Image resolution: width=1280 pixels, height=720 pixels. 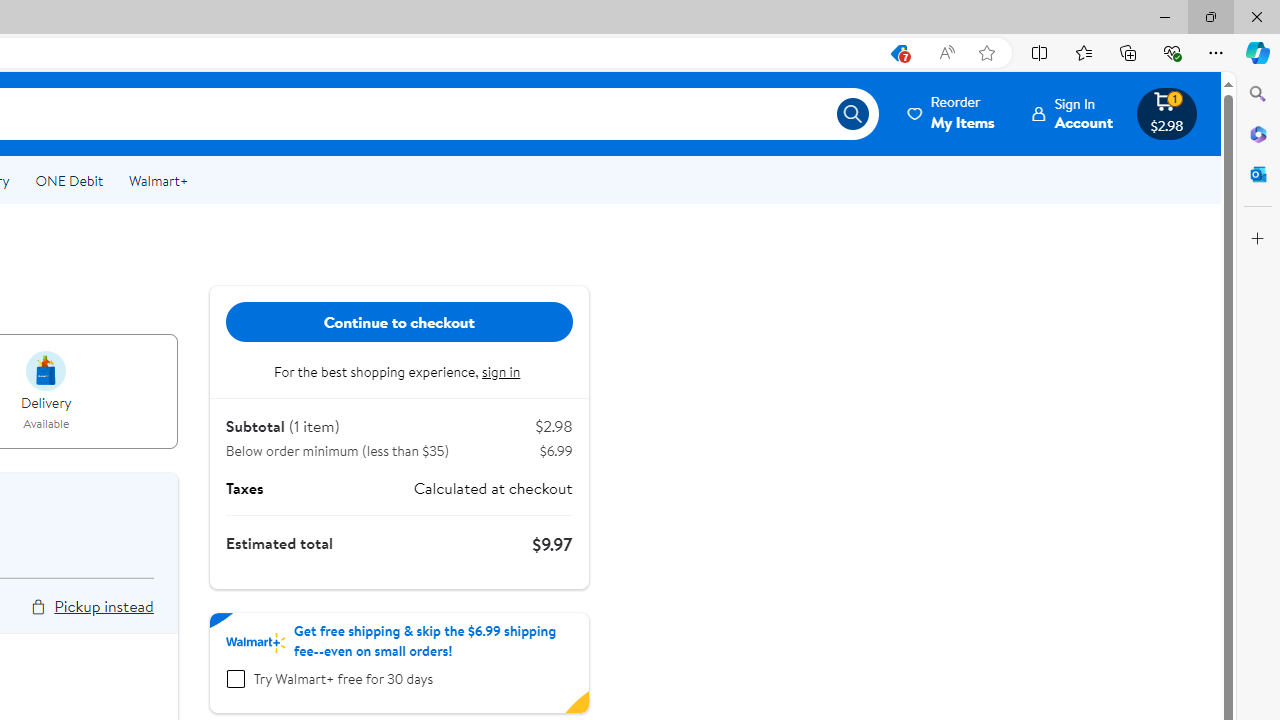 I want to click on 'sign in', so click(x=503, y=372).